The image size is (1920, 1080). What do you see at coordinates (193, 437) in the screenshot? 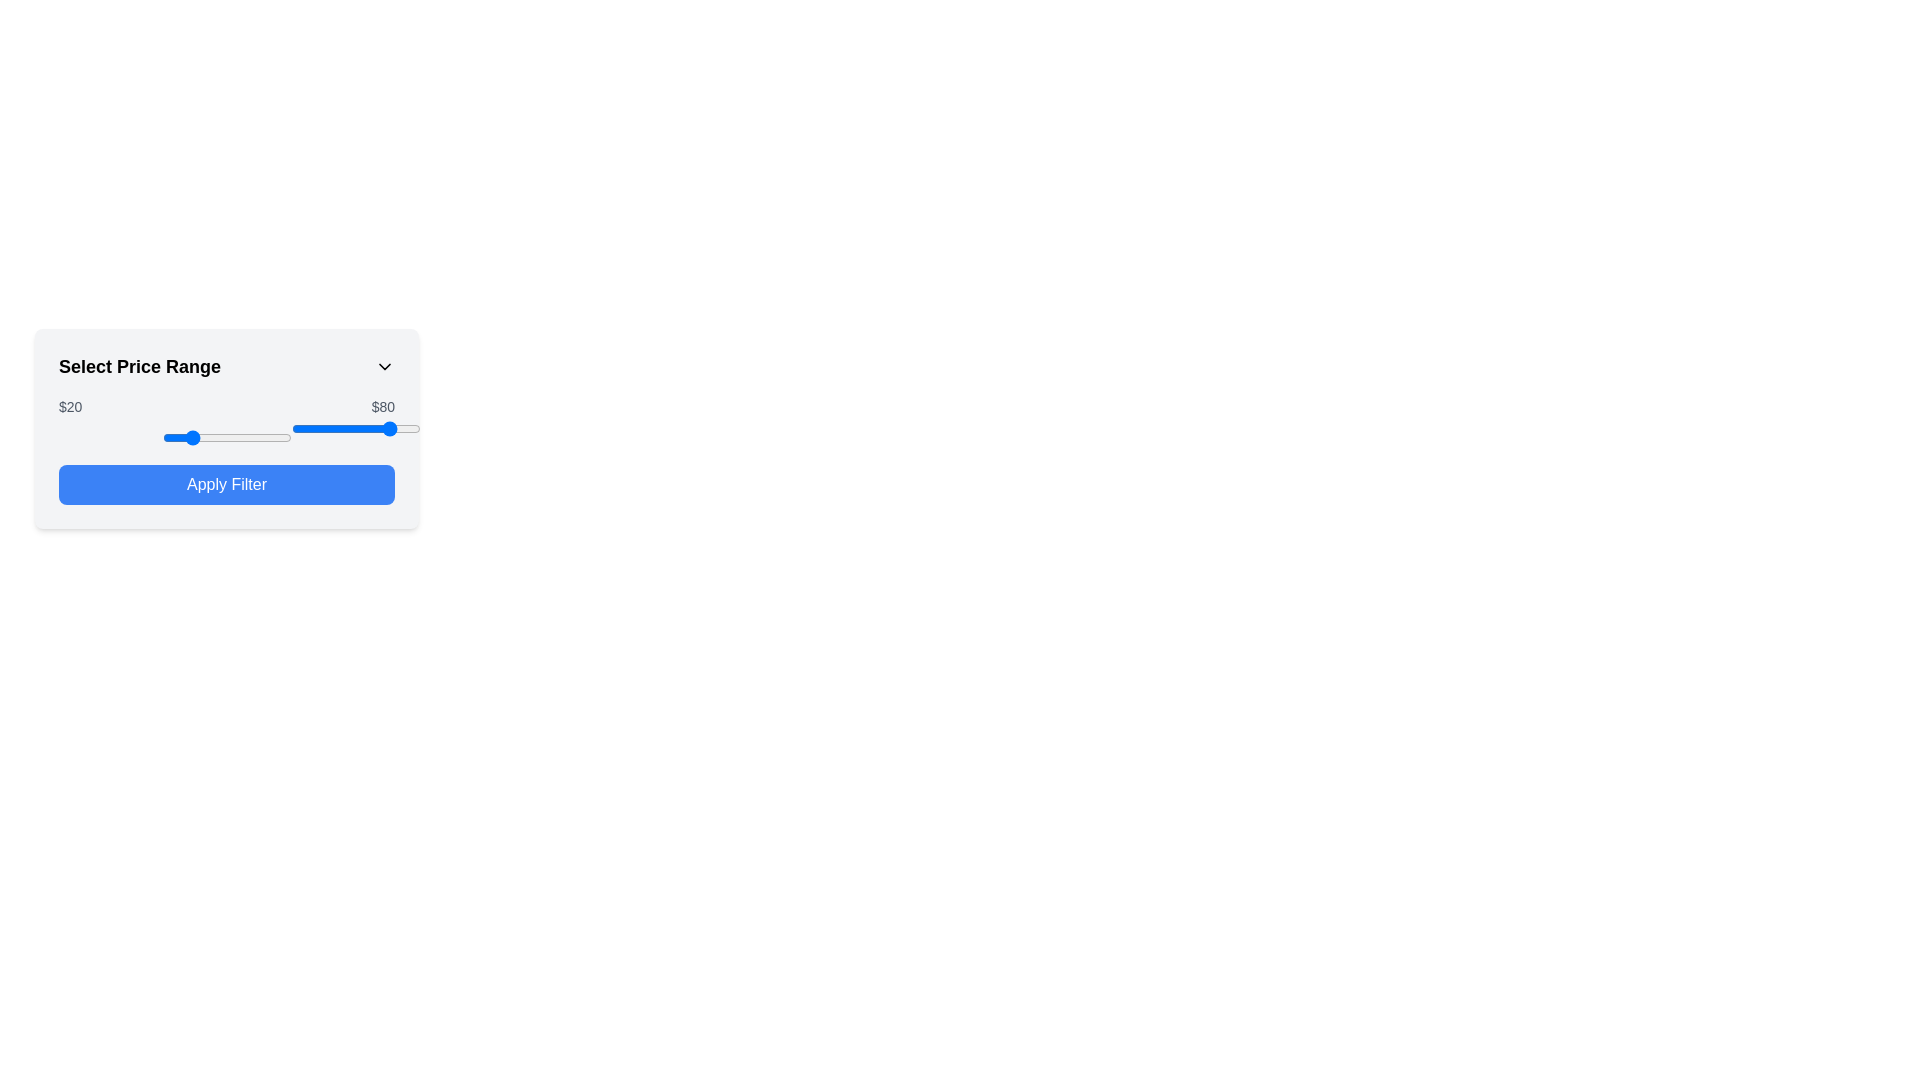
I see `the slider value` at bounding box center [193, 437].